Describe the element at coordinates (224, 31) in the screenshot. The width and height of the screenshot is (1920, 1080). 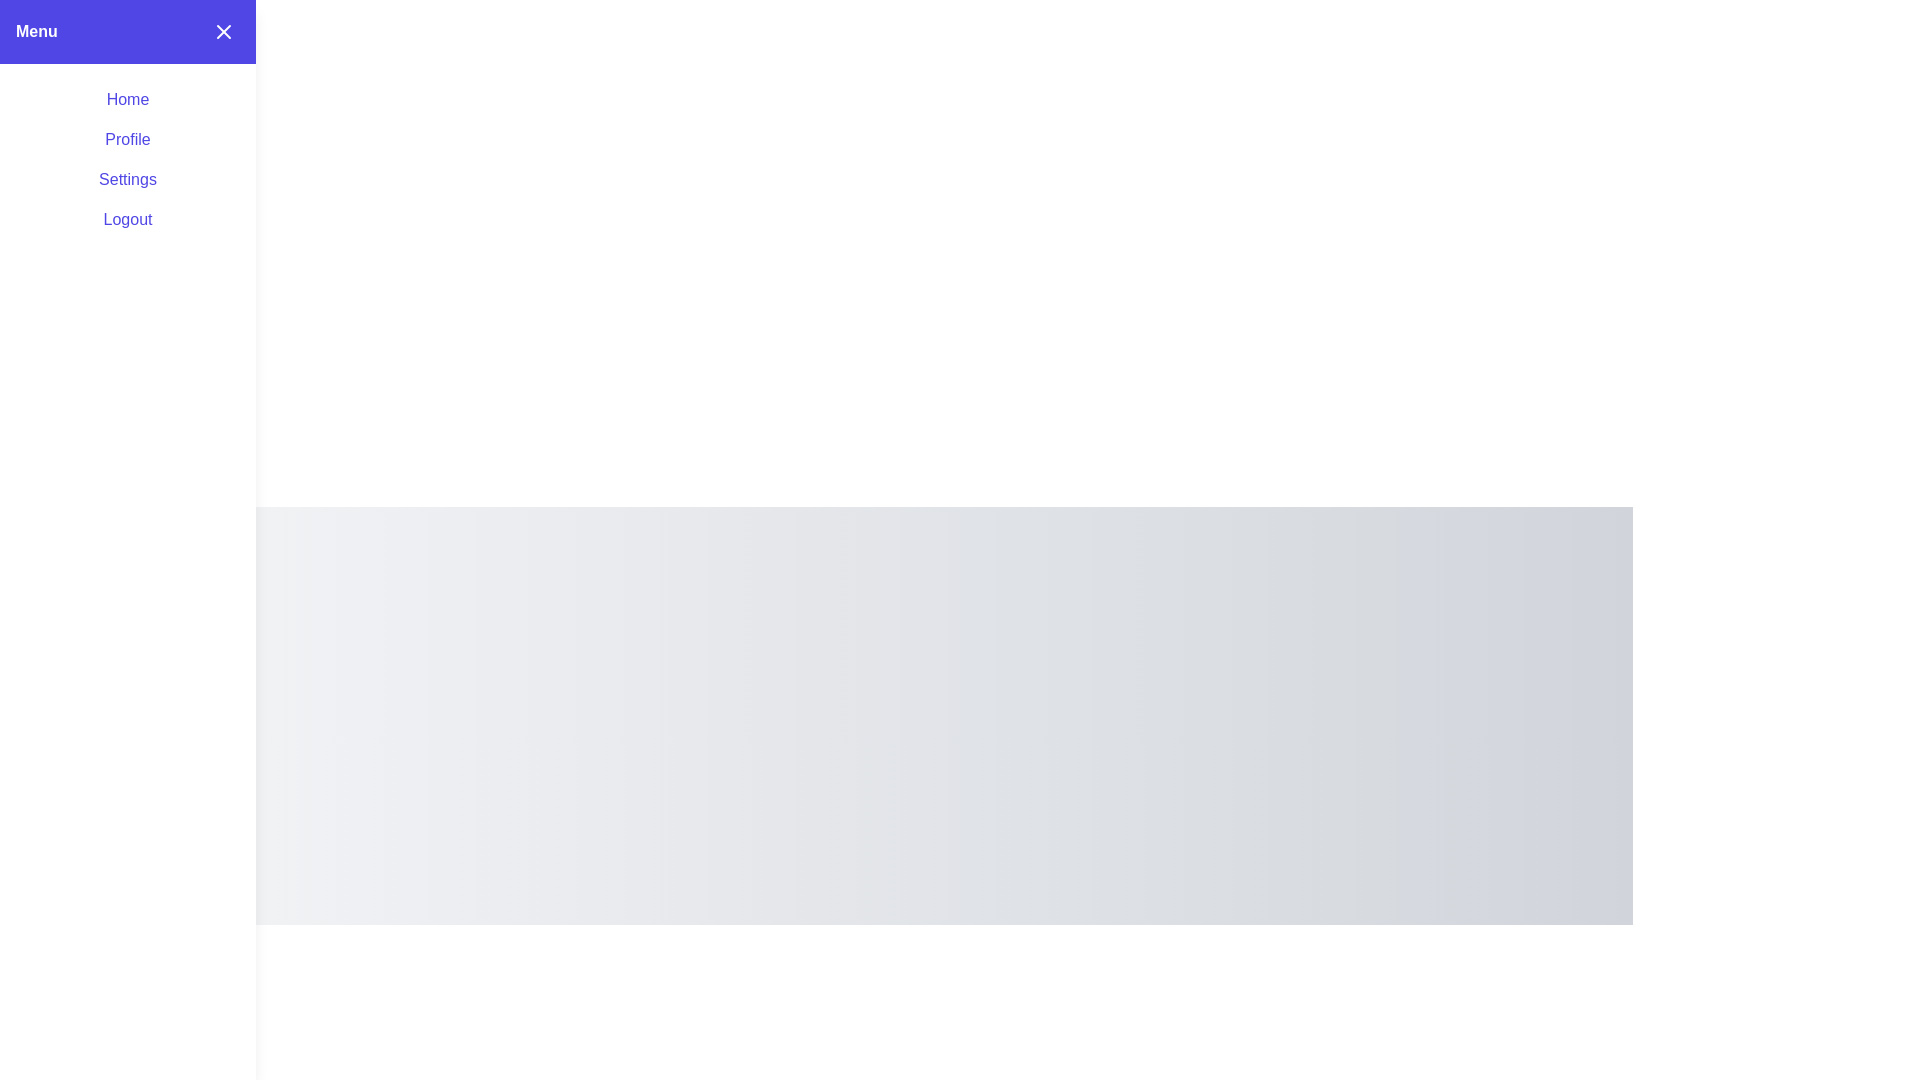
I see `the close button in the top-right corner of the menu to toggle its visibility` at that location.